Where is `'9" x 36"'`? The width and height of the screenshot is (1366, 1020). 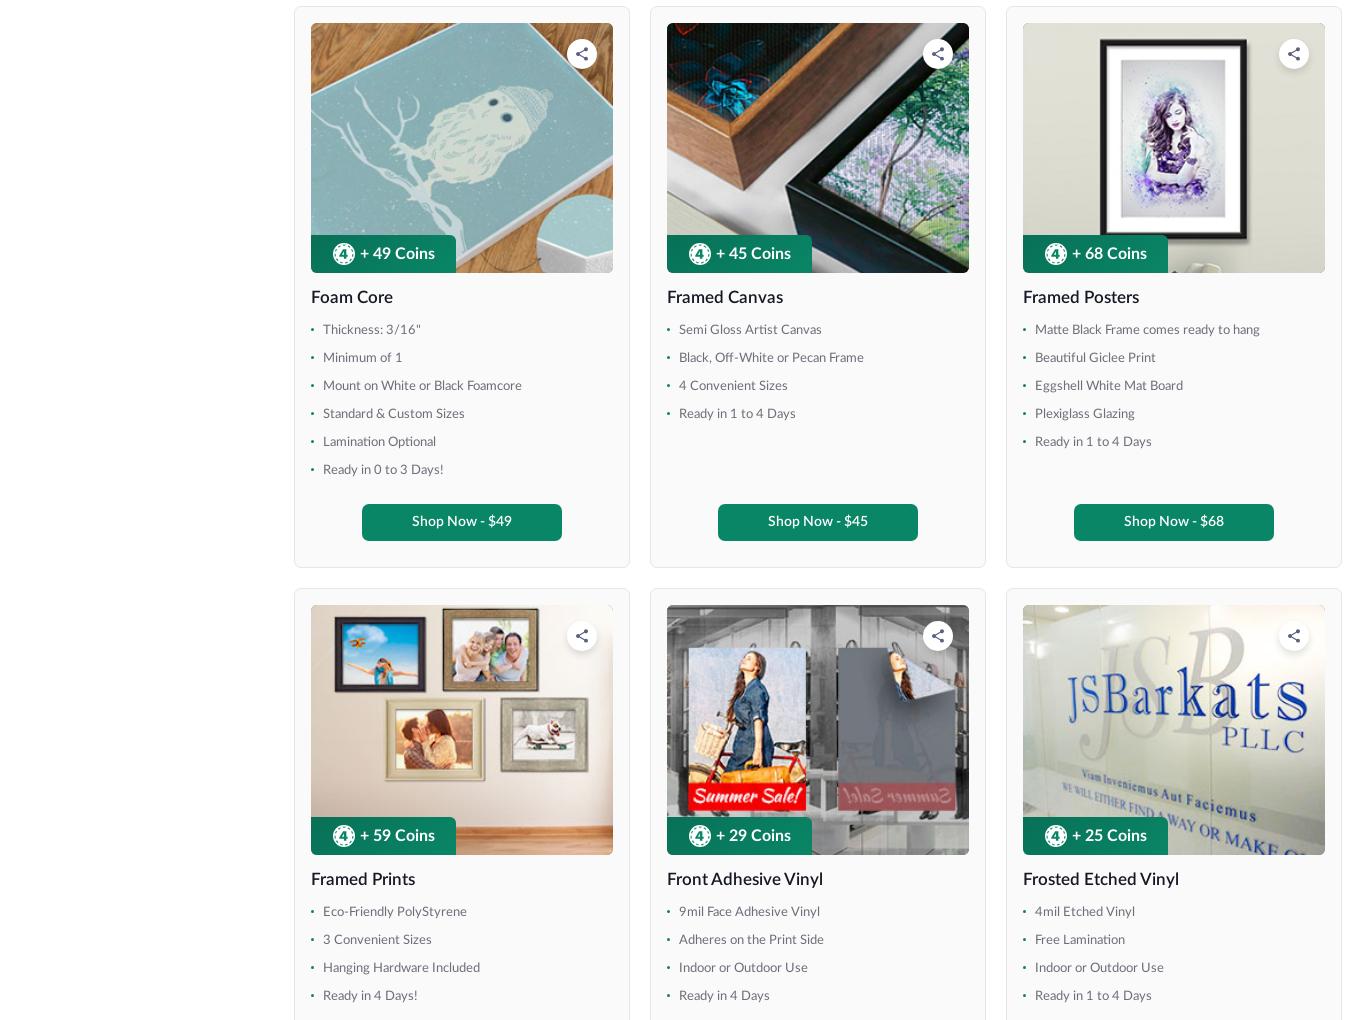
'9" x 36"' is located at coordinates (78, 421).